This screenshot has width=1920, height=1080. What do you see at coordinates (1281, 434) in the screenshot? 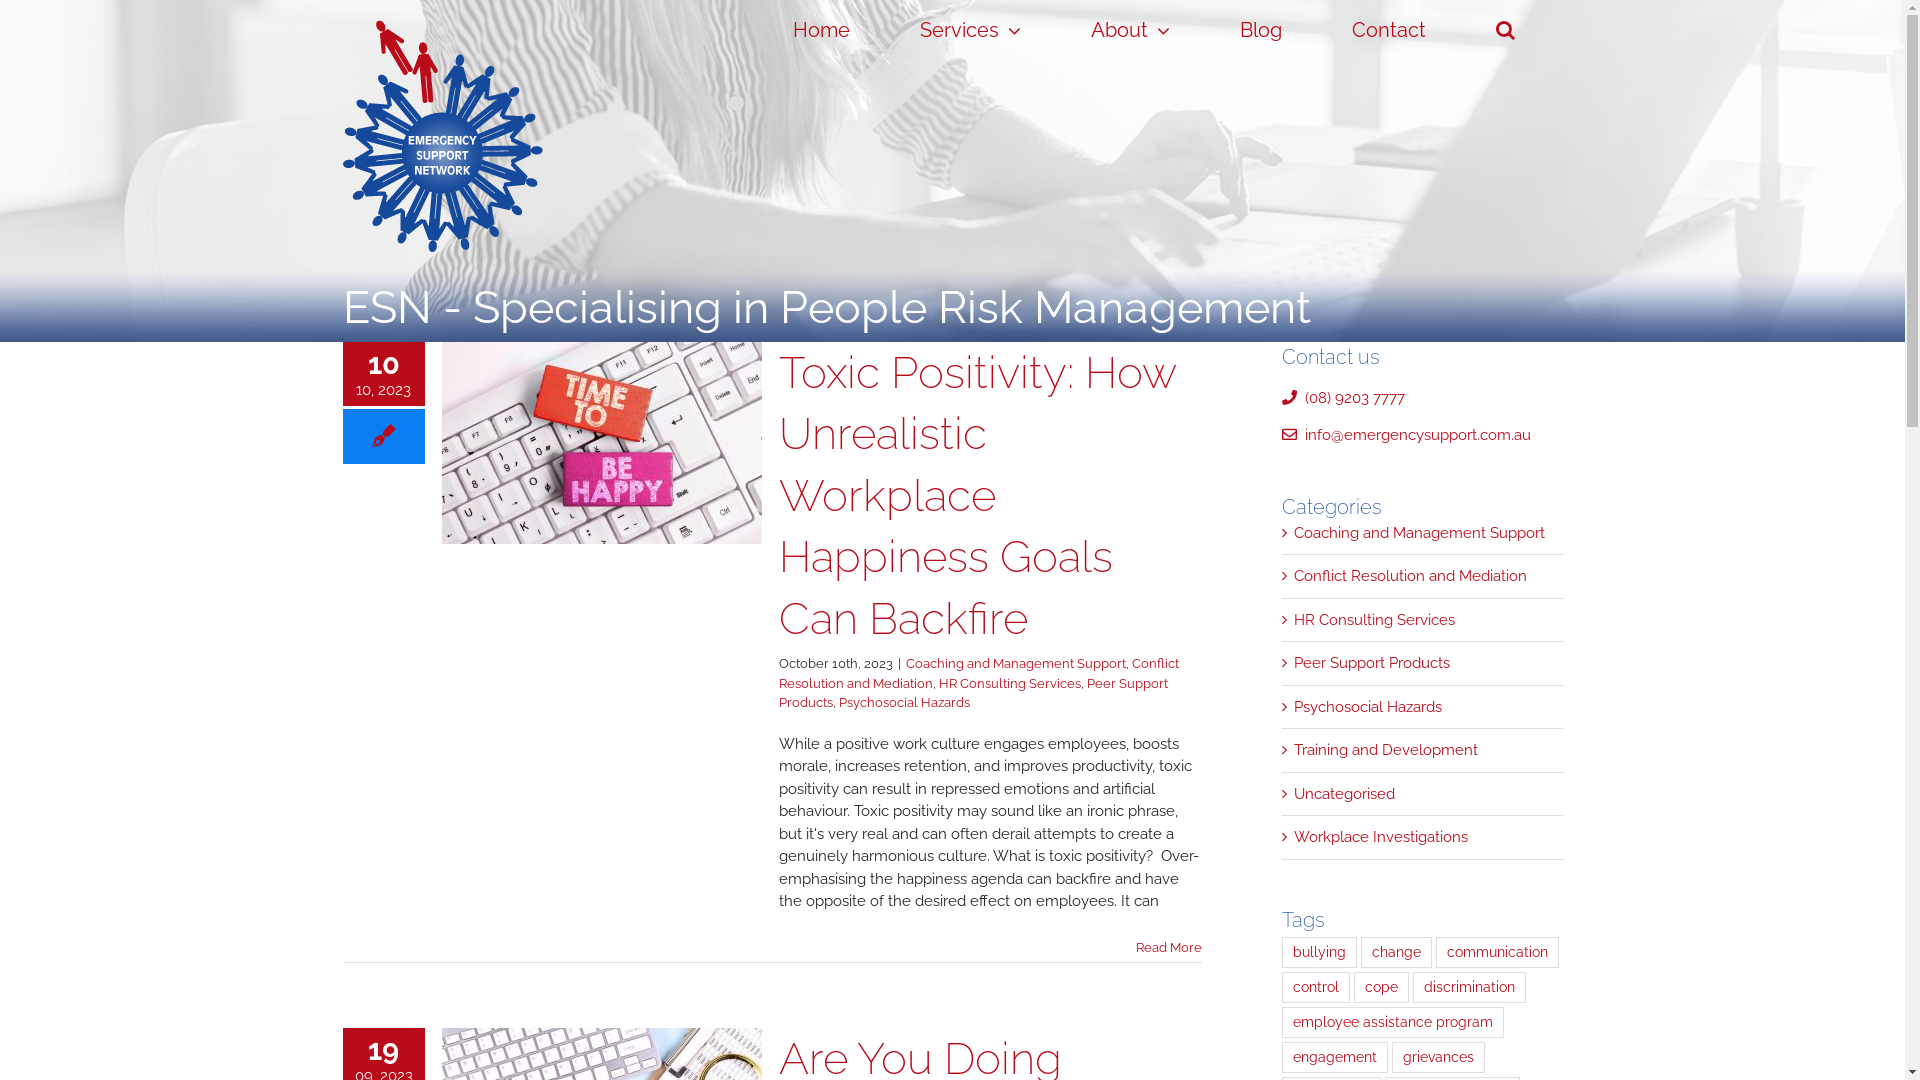
I see `'  info@emergencysupport.com.au'` at bounding box center [1281, 434].